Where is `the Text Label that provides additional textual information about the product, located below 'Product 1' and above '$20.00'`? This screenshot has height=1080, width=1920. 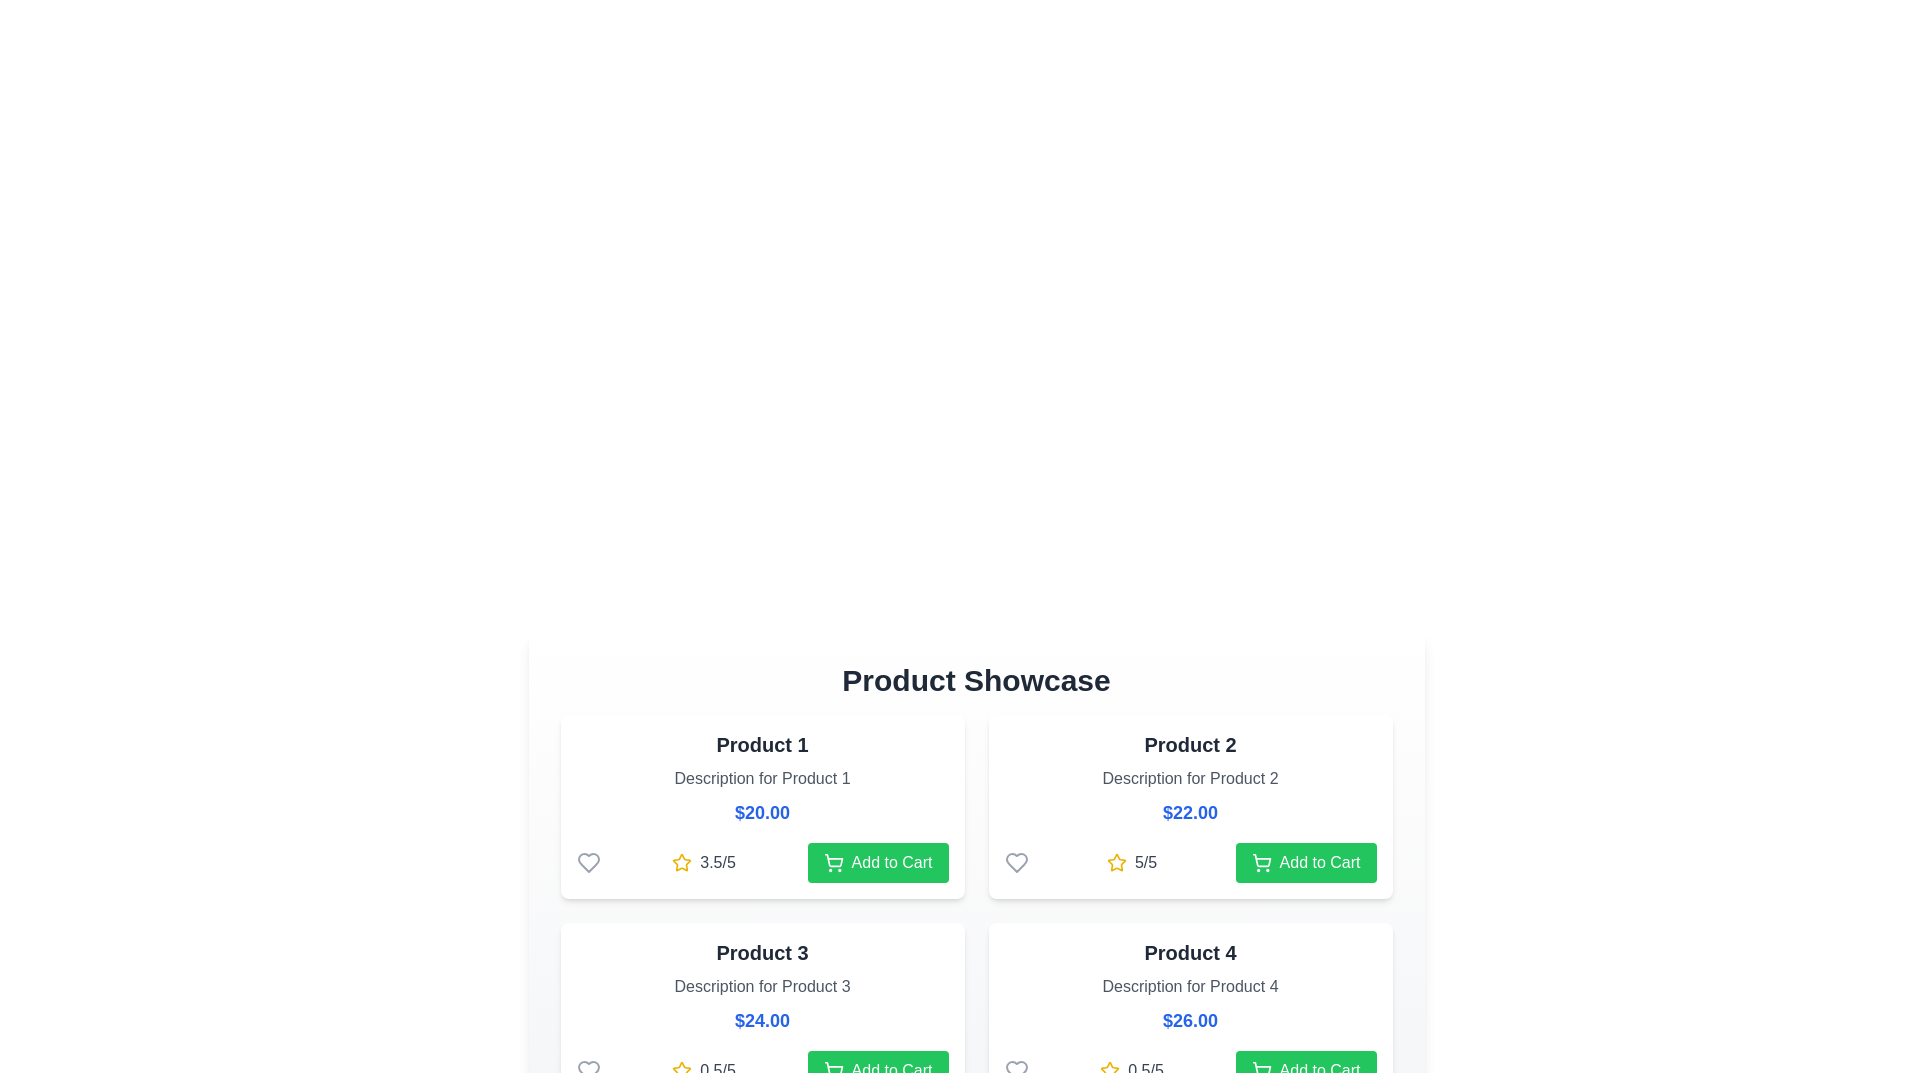 the Text Label that provides additional textual information about the product, located below 'Product 1' and above '$20.00' is located at coordinates (761, 778).